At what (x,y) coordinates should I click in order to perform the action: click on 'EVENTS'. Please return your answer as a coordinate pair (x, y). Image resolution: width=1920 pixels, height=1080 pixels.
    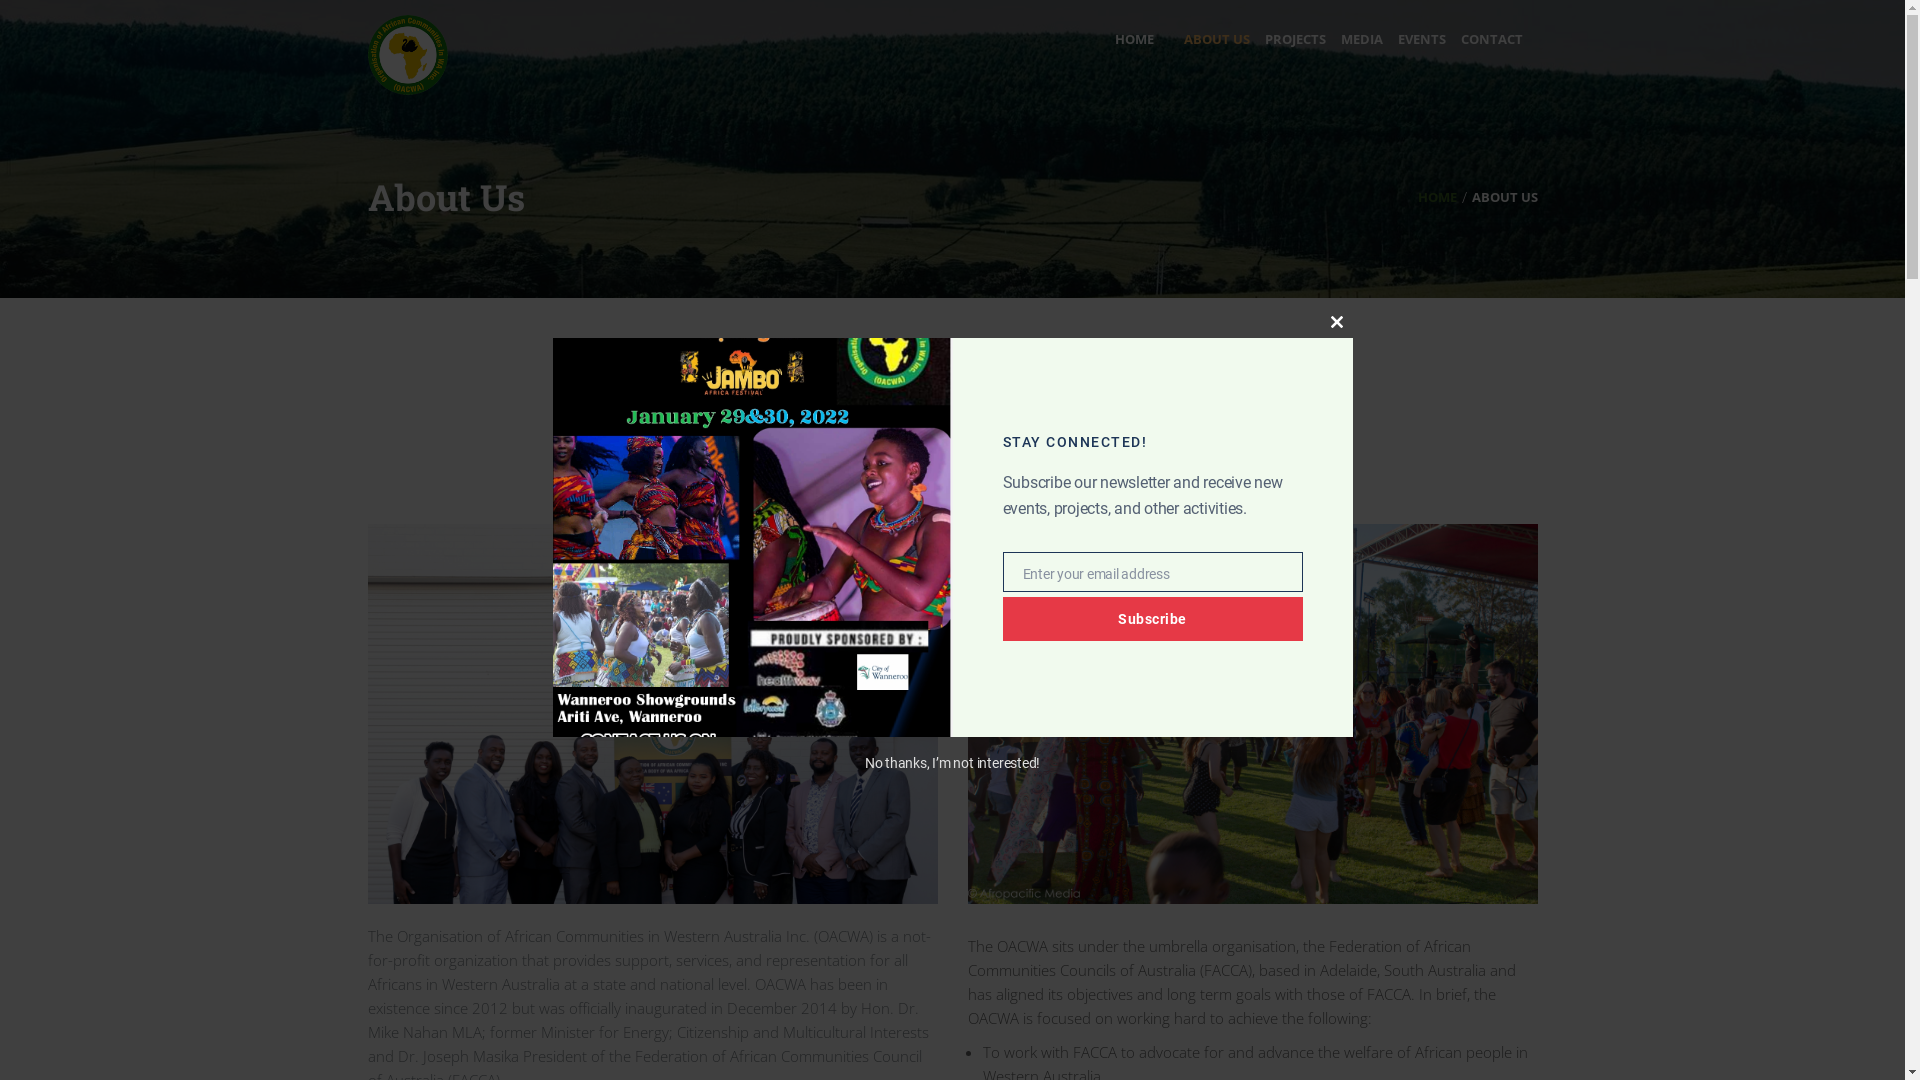
    Looking at the image, I should click on (1381, 39).